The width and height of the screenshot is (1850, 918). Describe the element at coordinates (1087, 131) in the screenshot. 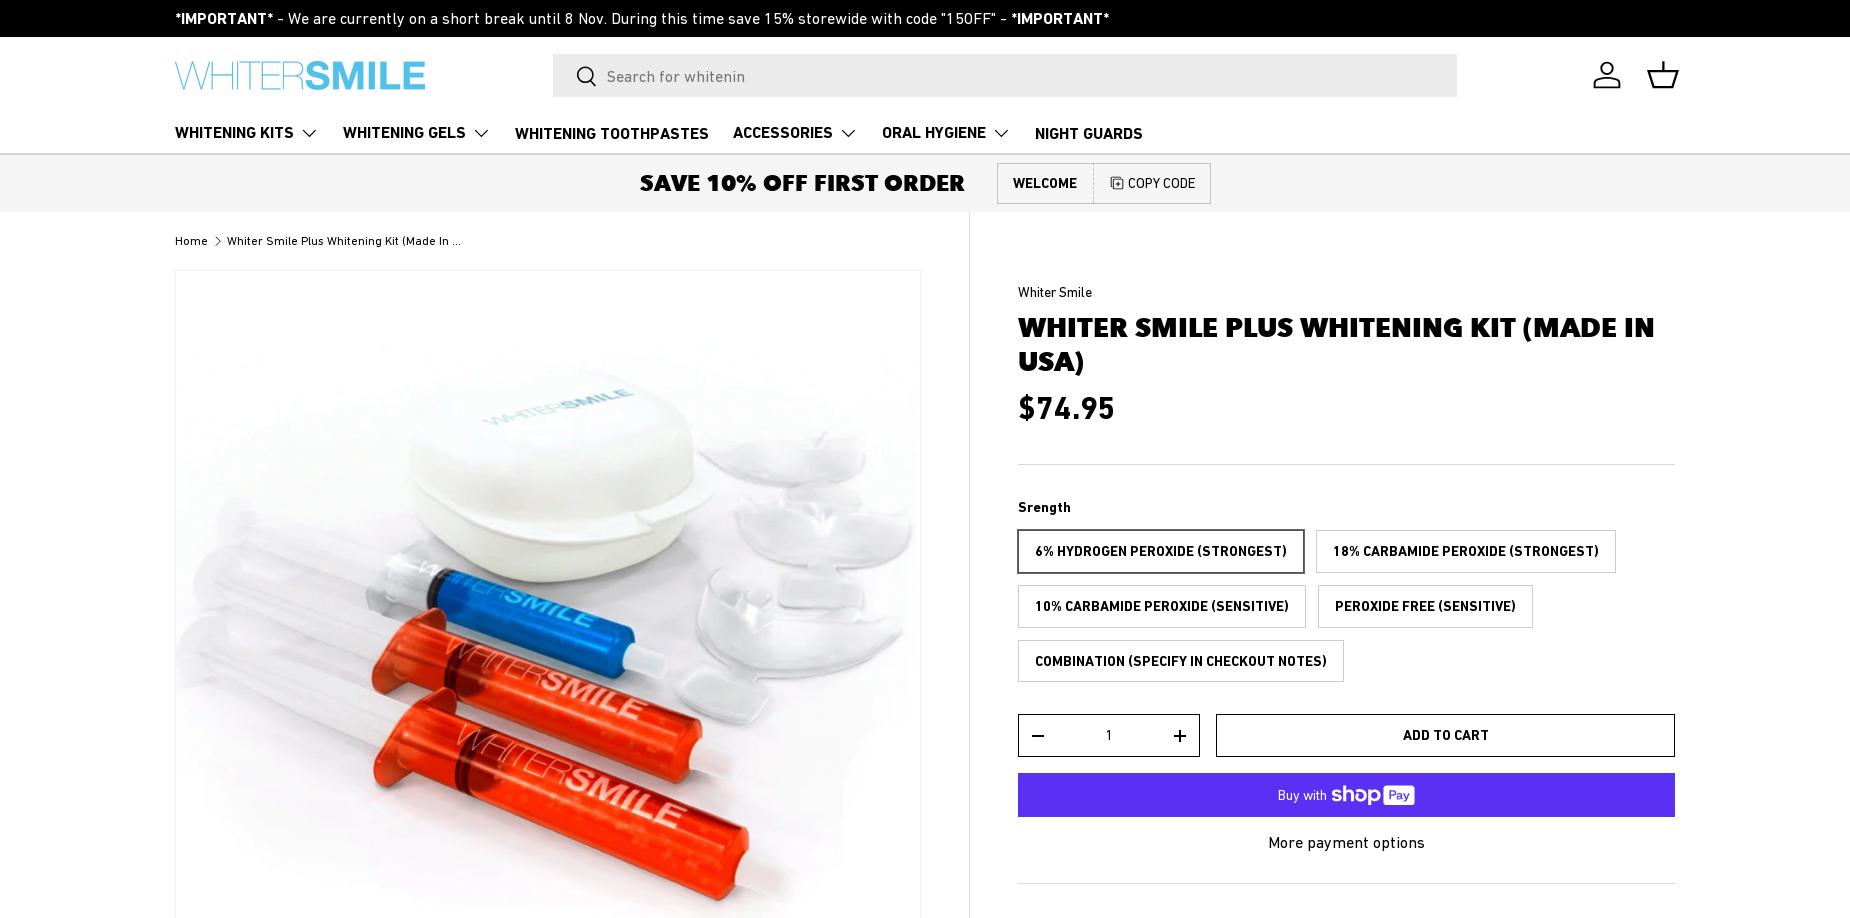

I see `'NIGHT GUARDS'` at that location.